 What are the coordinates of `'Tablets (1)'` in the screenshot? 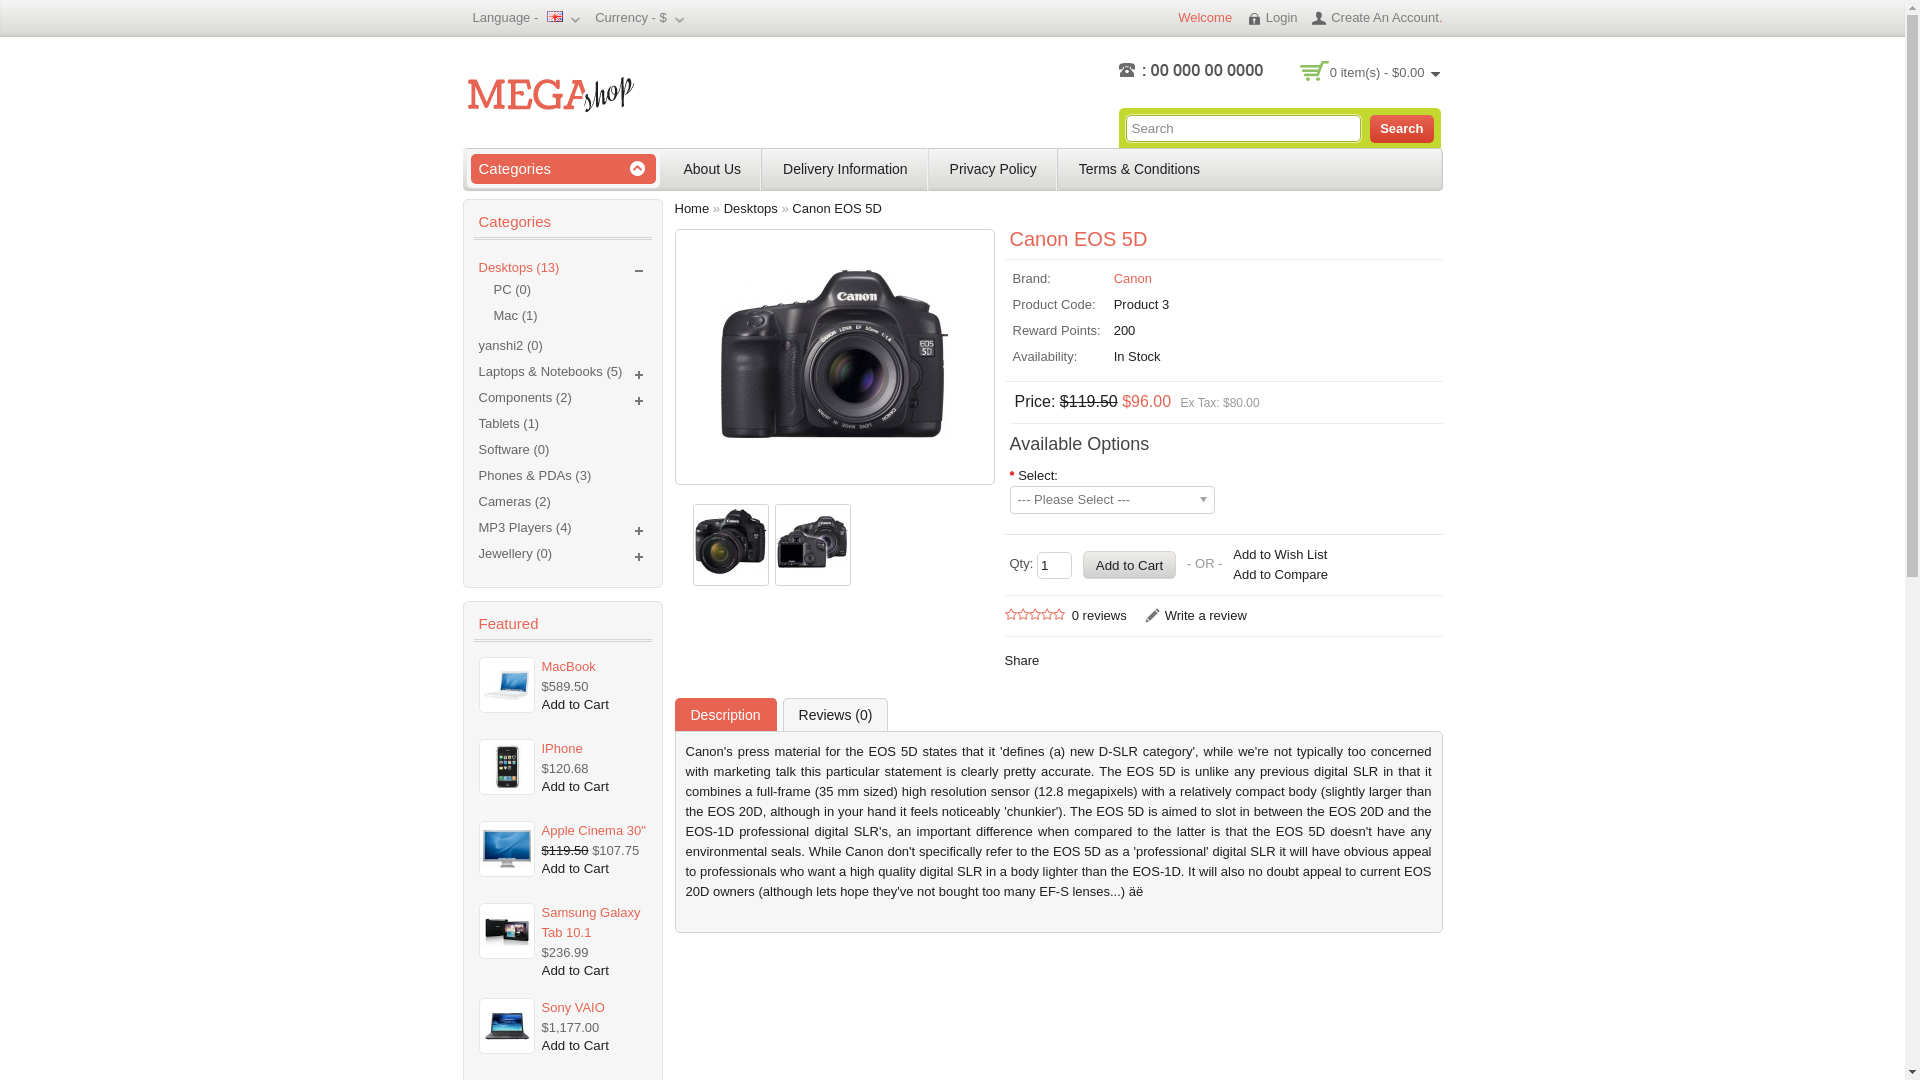 It's located at (508, 422).